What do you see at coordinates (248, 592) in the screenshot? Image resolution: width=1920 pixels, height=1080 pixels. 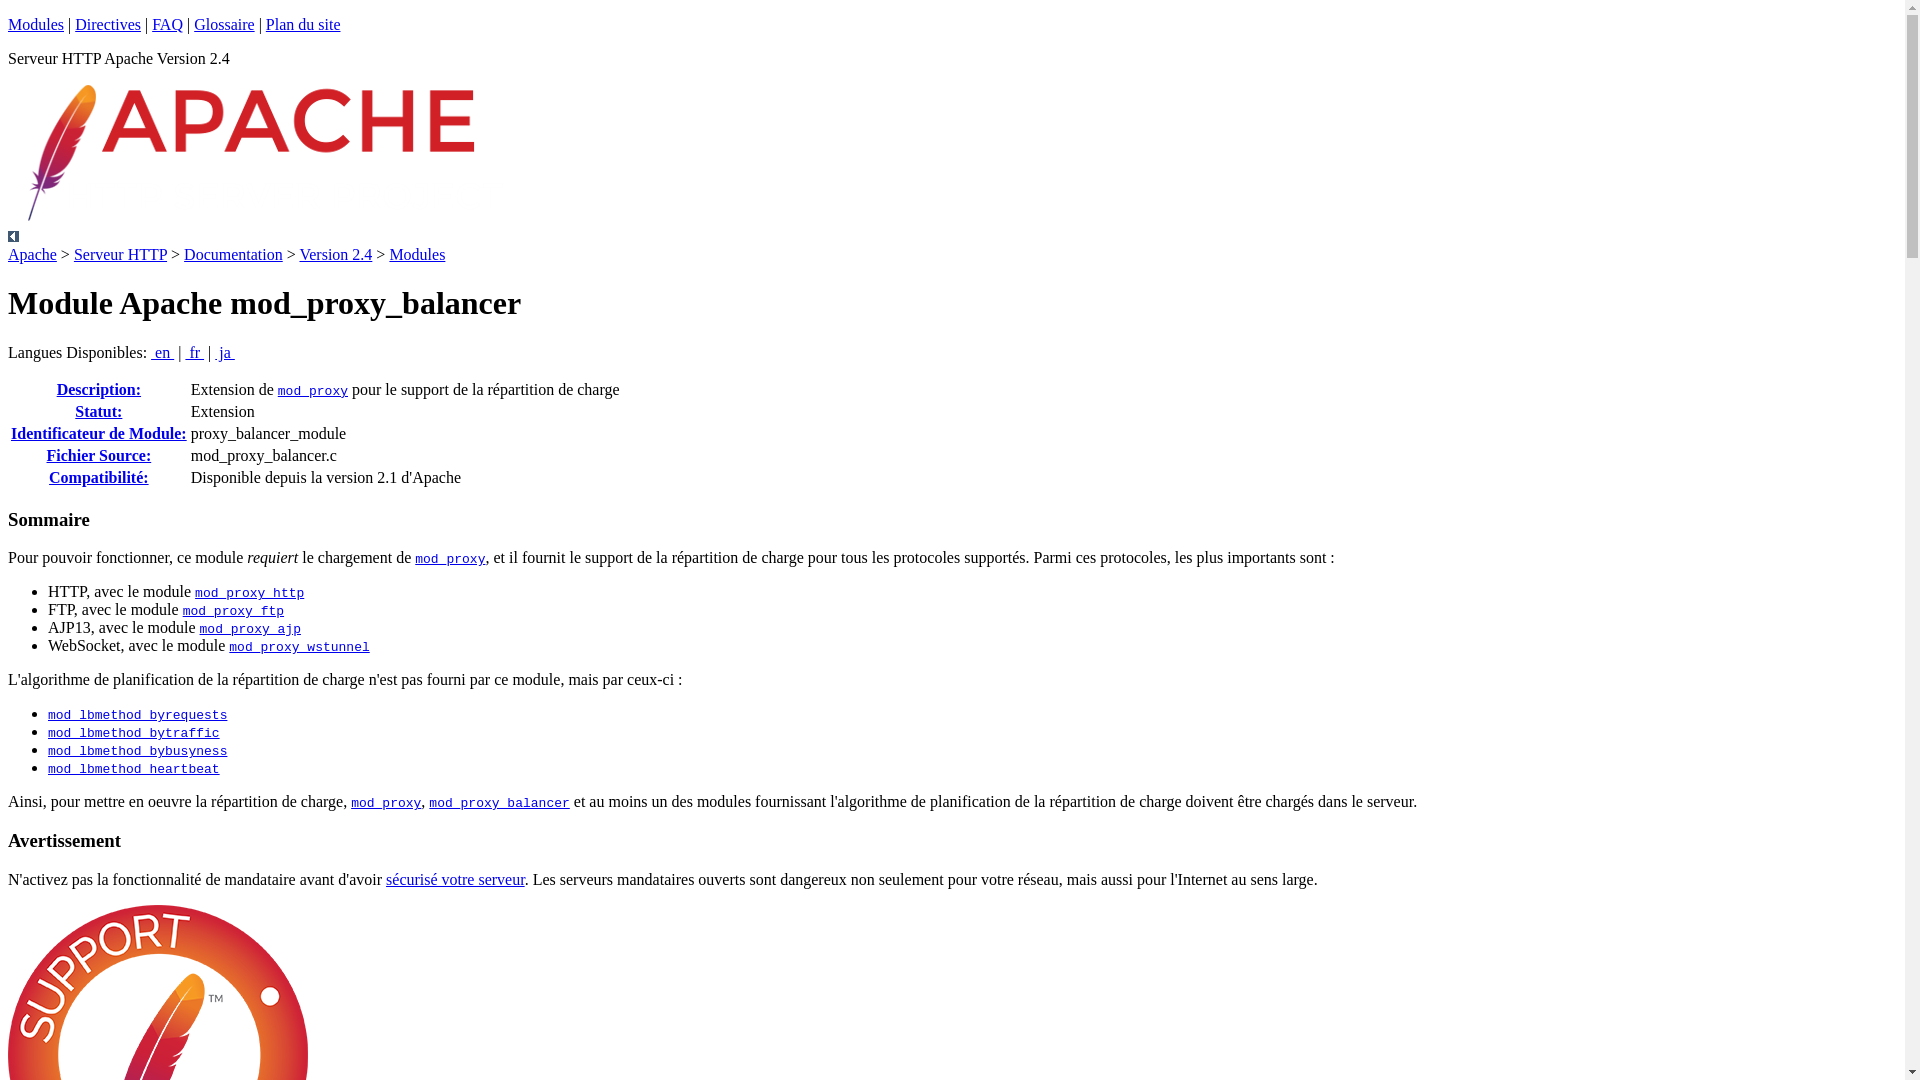 I see `'mod_proxy_http'` at bounding box center [248, 592].